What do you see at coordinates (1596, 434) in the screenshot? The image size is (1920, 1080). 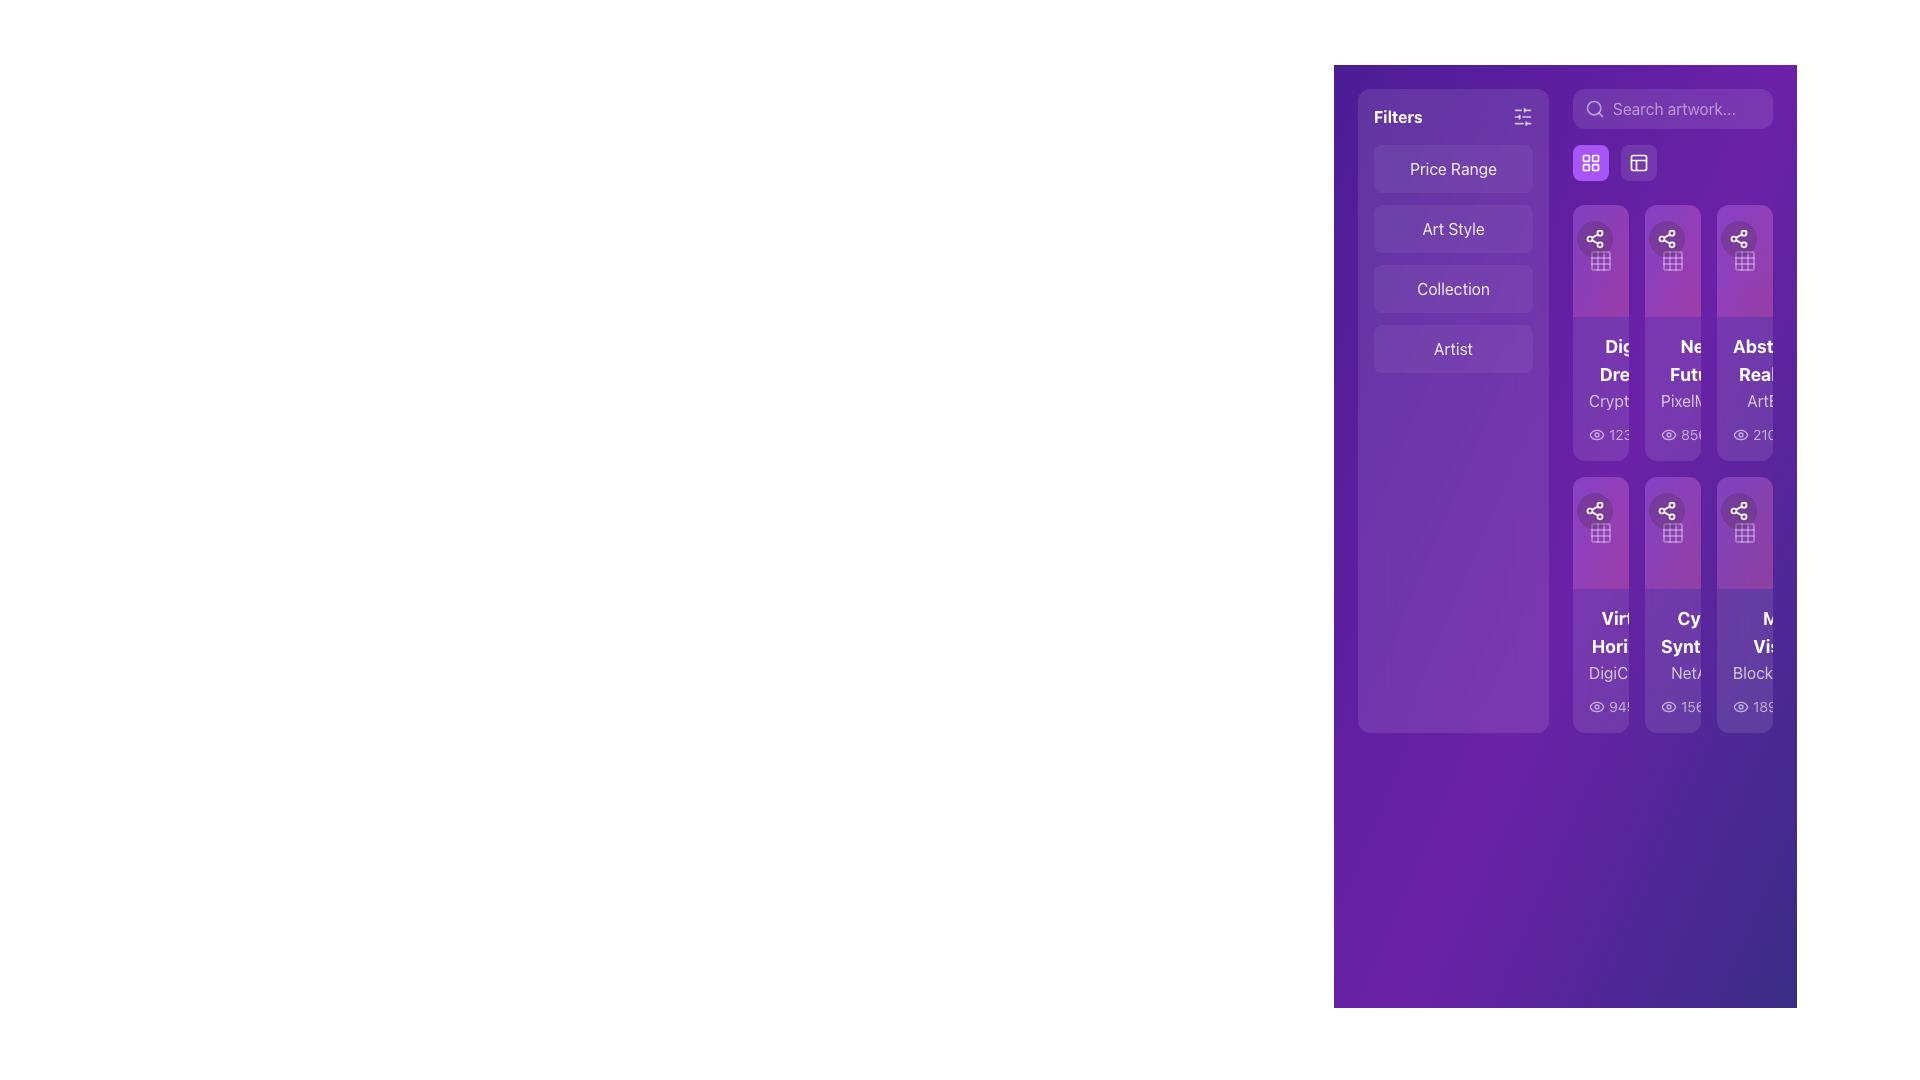 I see `the eye-shaped icon, which is part of a card-like component in the right-side grid, by clicking on its center point` at bounding box center [1596, 434].